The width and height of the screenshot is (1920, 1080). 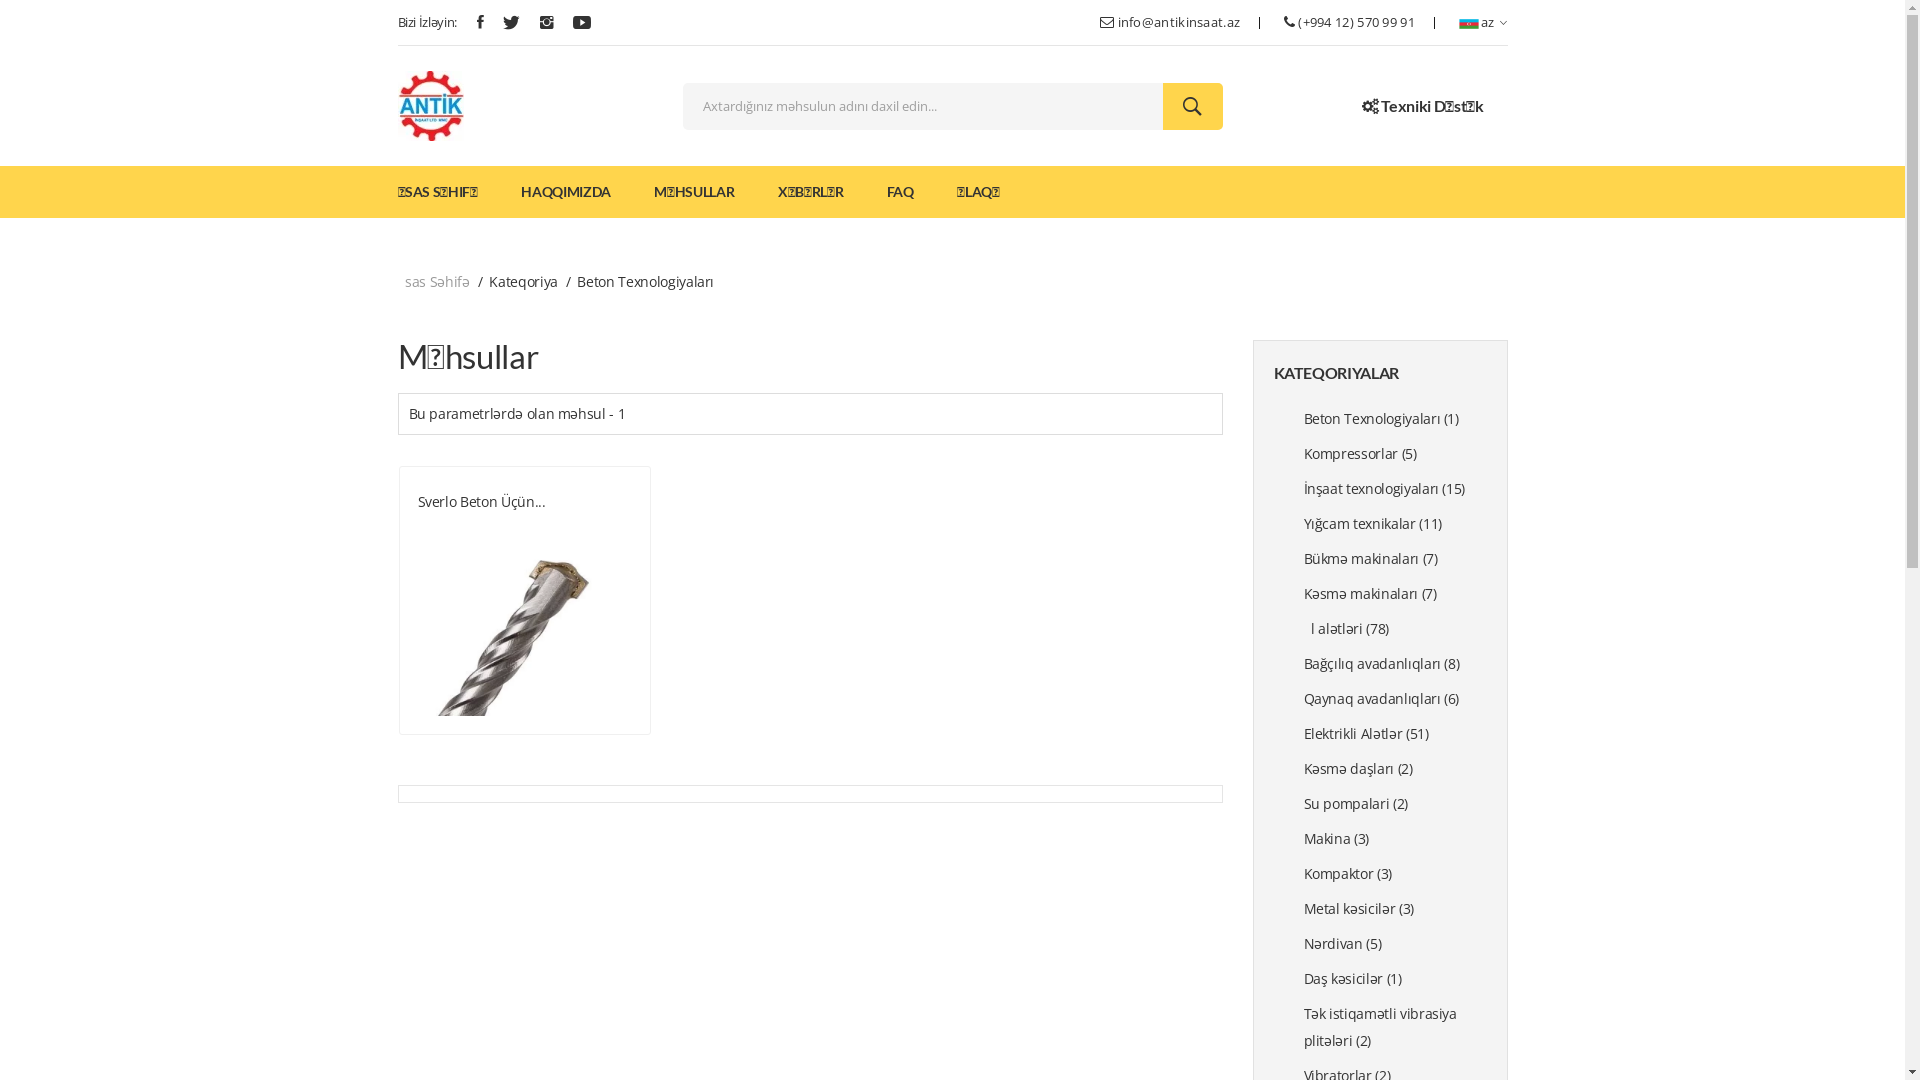 I want to click on 'Su pompalari (2)', so click(x=1394, y=802).